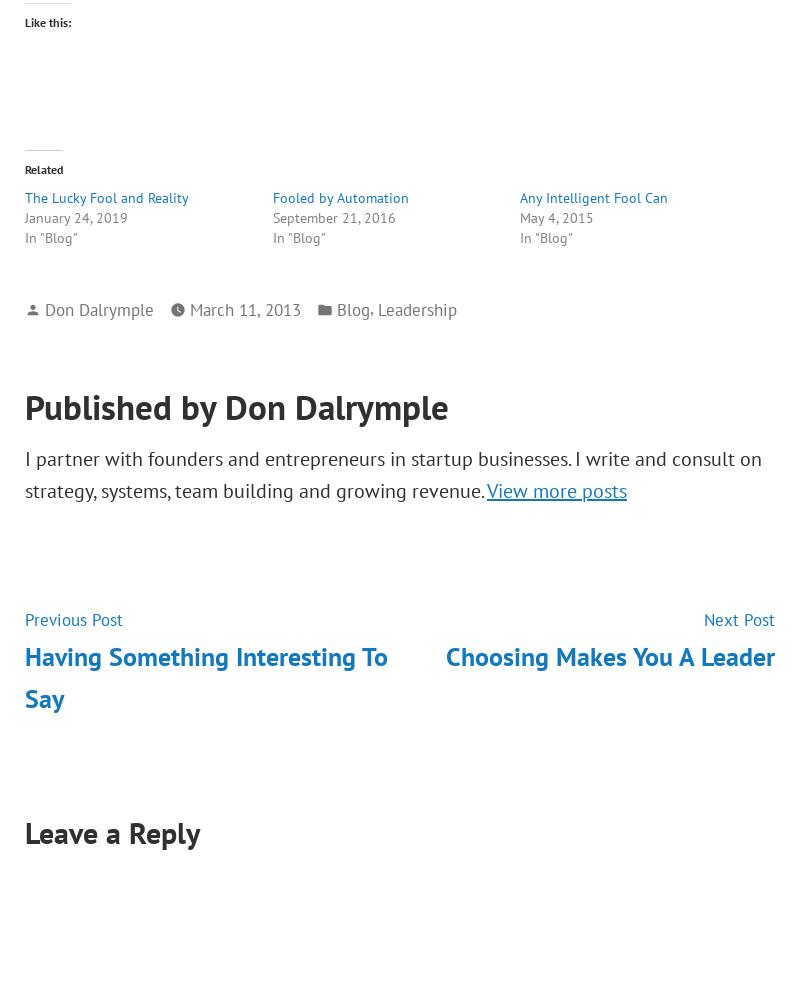  What do you see at coordinates (739, 618) in the screenshot?
I see `'Next Post'` at bounding box center [739, 618].